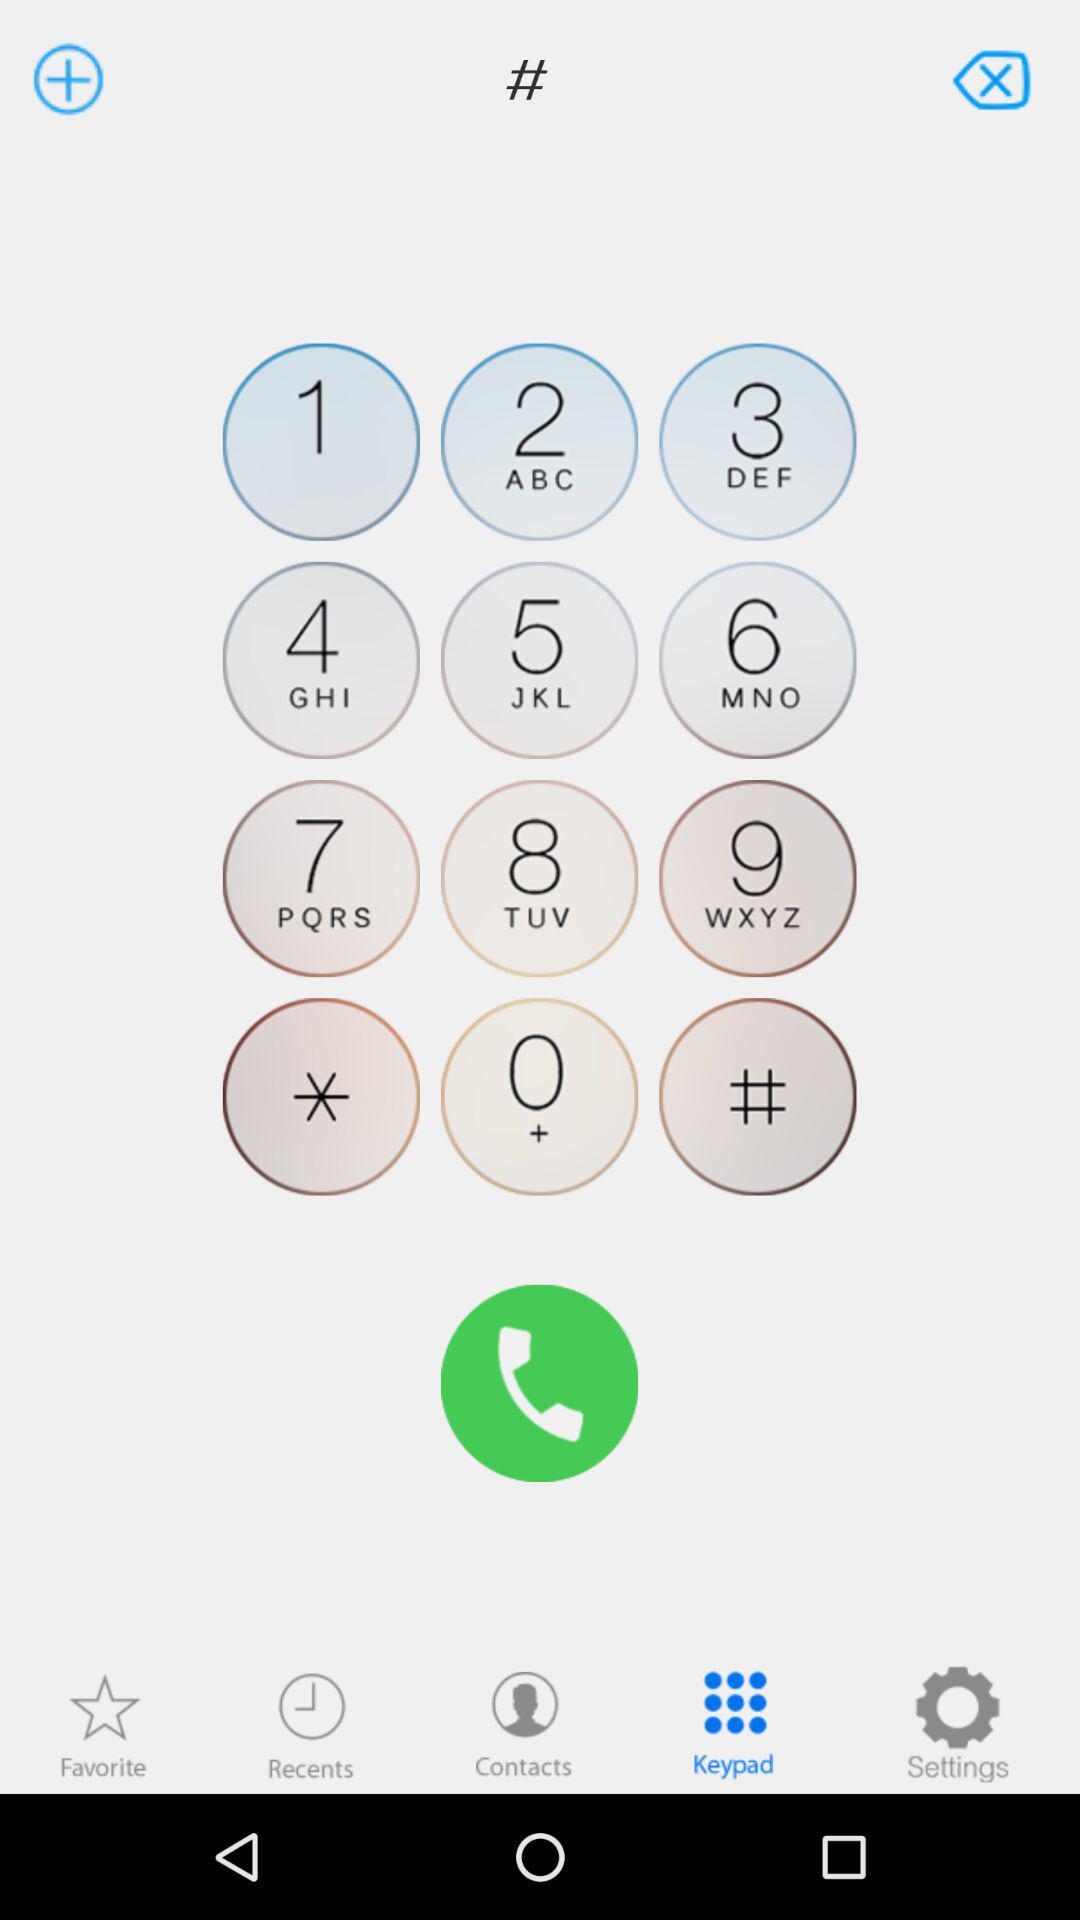  Describe the element at coordinates (538, 878) in the screenshot. I see `number 8 in phone pad for calling` at that location.